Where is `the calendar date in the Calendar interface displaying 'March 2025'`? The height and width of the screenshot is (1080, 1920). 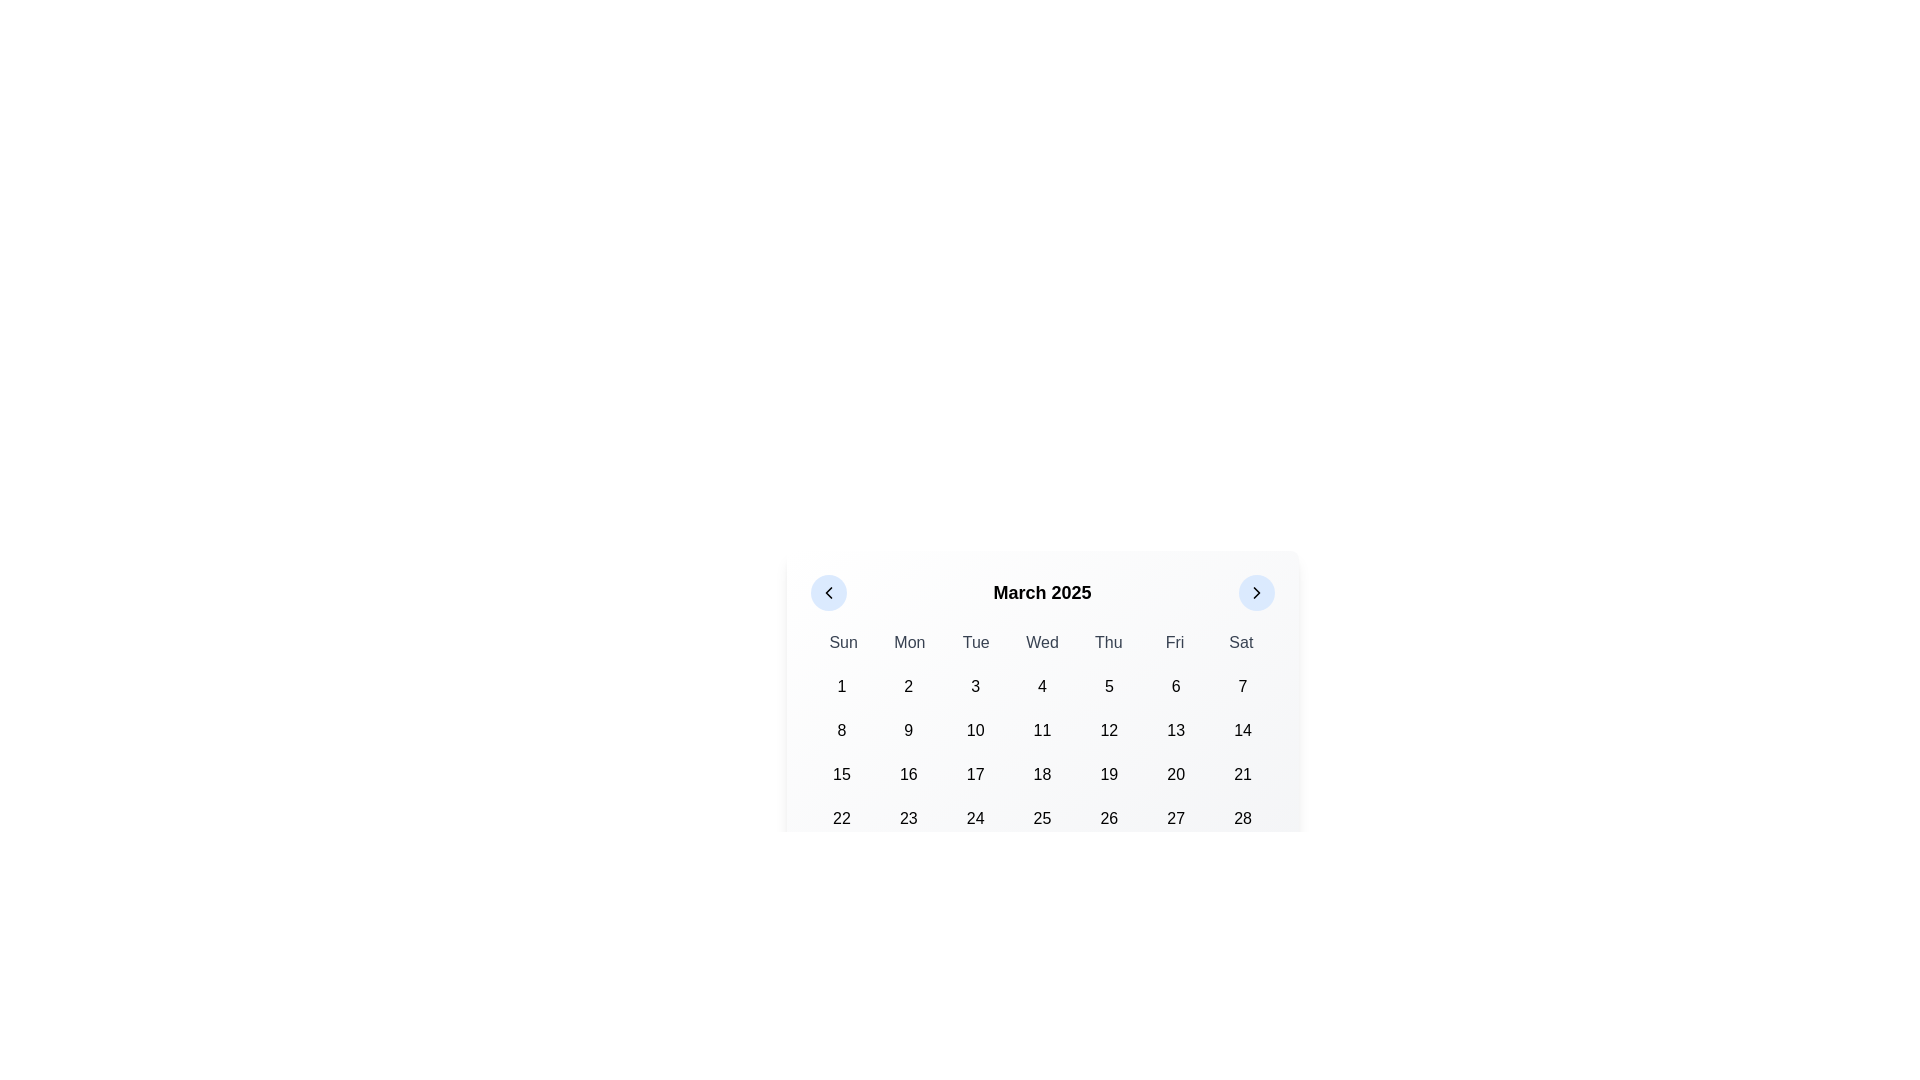
the calendar date in the Calendar interface displaying 'March 2025' is located at coordinates (1041, 729).